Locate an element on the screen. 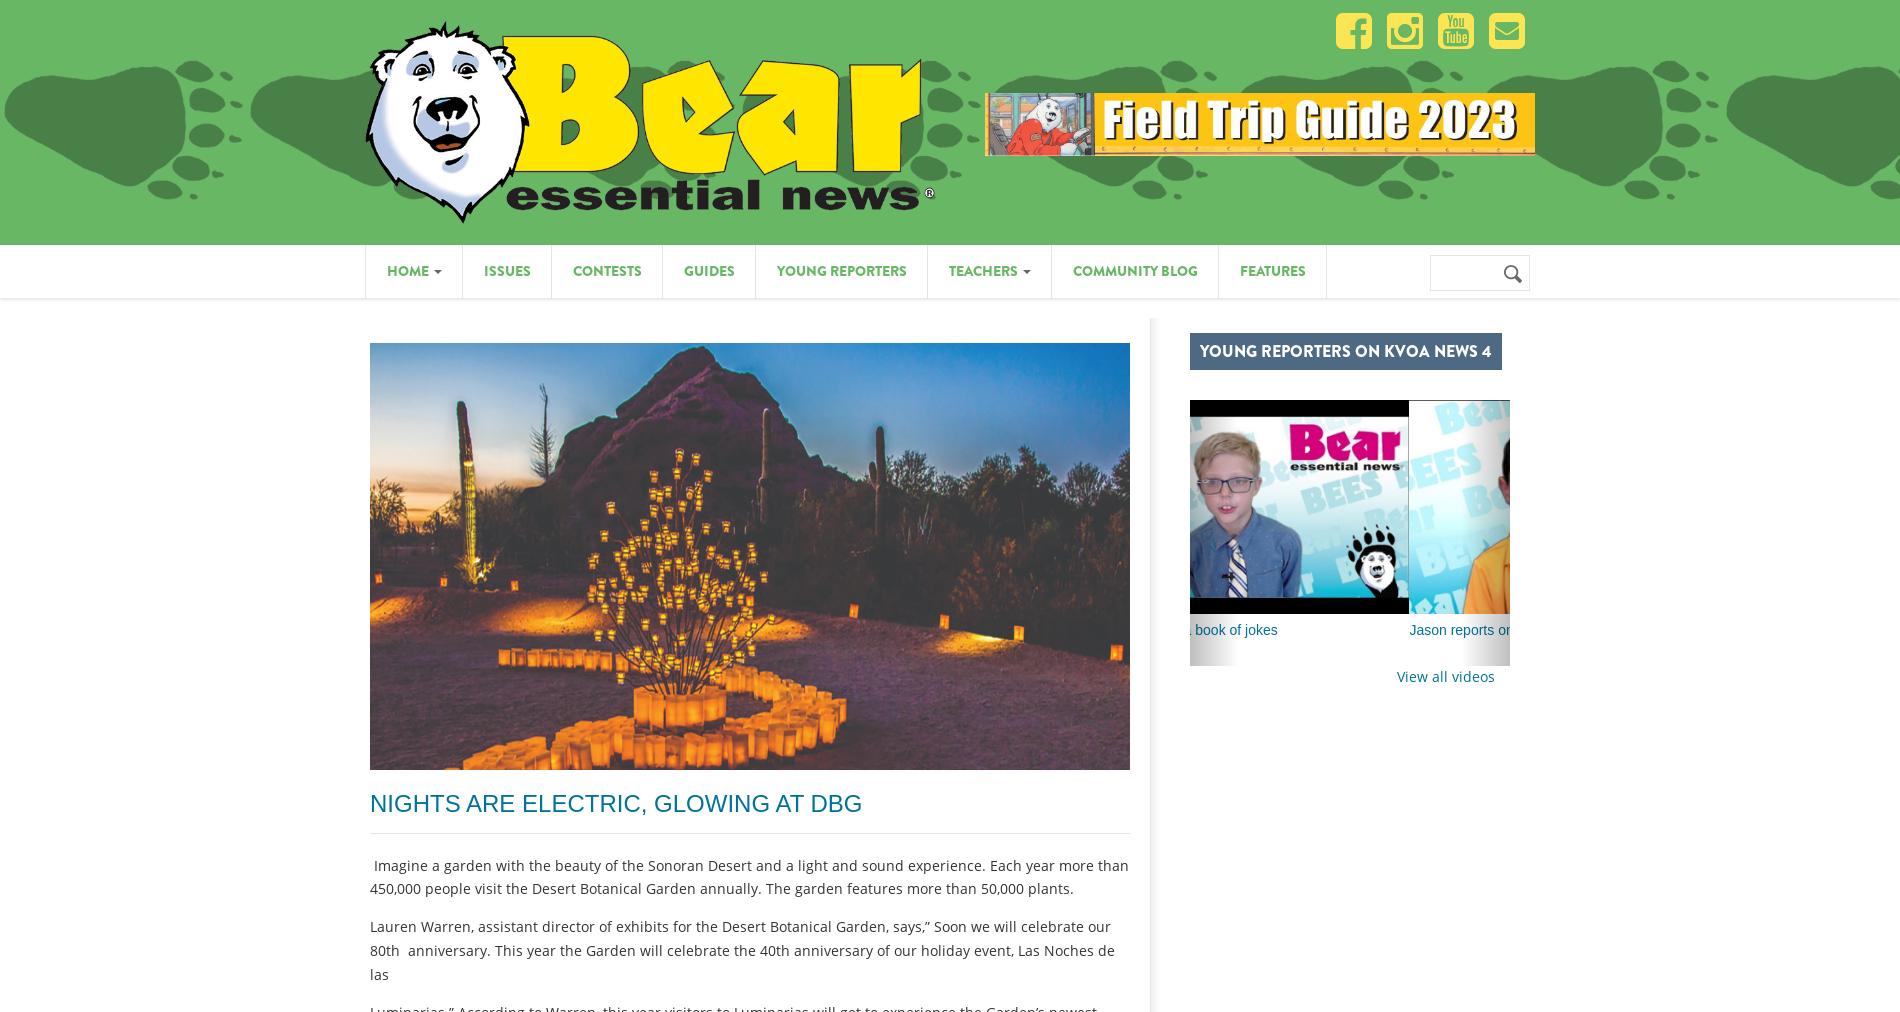 This screenshot has width=1900, height=1012. 'Imagine a garden with the beauty of the Sonoran Desert and a light and sound experience. Each year more than 450,000 people visit the Desert Botanical Garden annually. The garden features more than 50,000 plants.' is located at coordinates (748, 875).